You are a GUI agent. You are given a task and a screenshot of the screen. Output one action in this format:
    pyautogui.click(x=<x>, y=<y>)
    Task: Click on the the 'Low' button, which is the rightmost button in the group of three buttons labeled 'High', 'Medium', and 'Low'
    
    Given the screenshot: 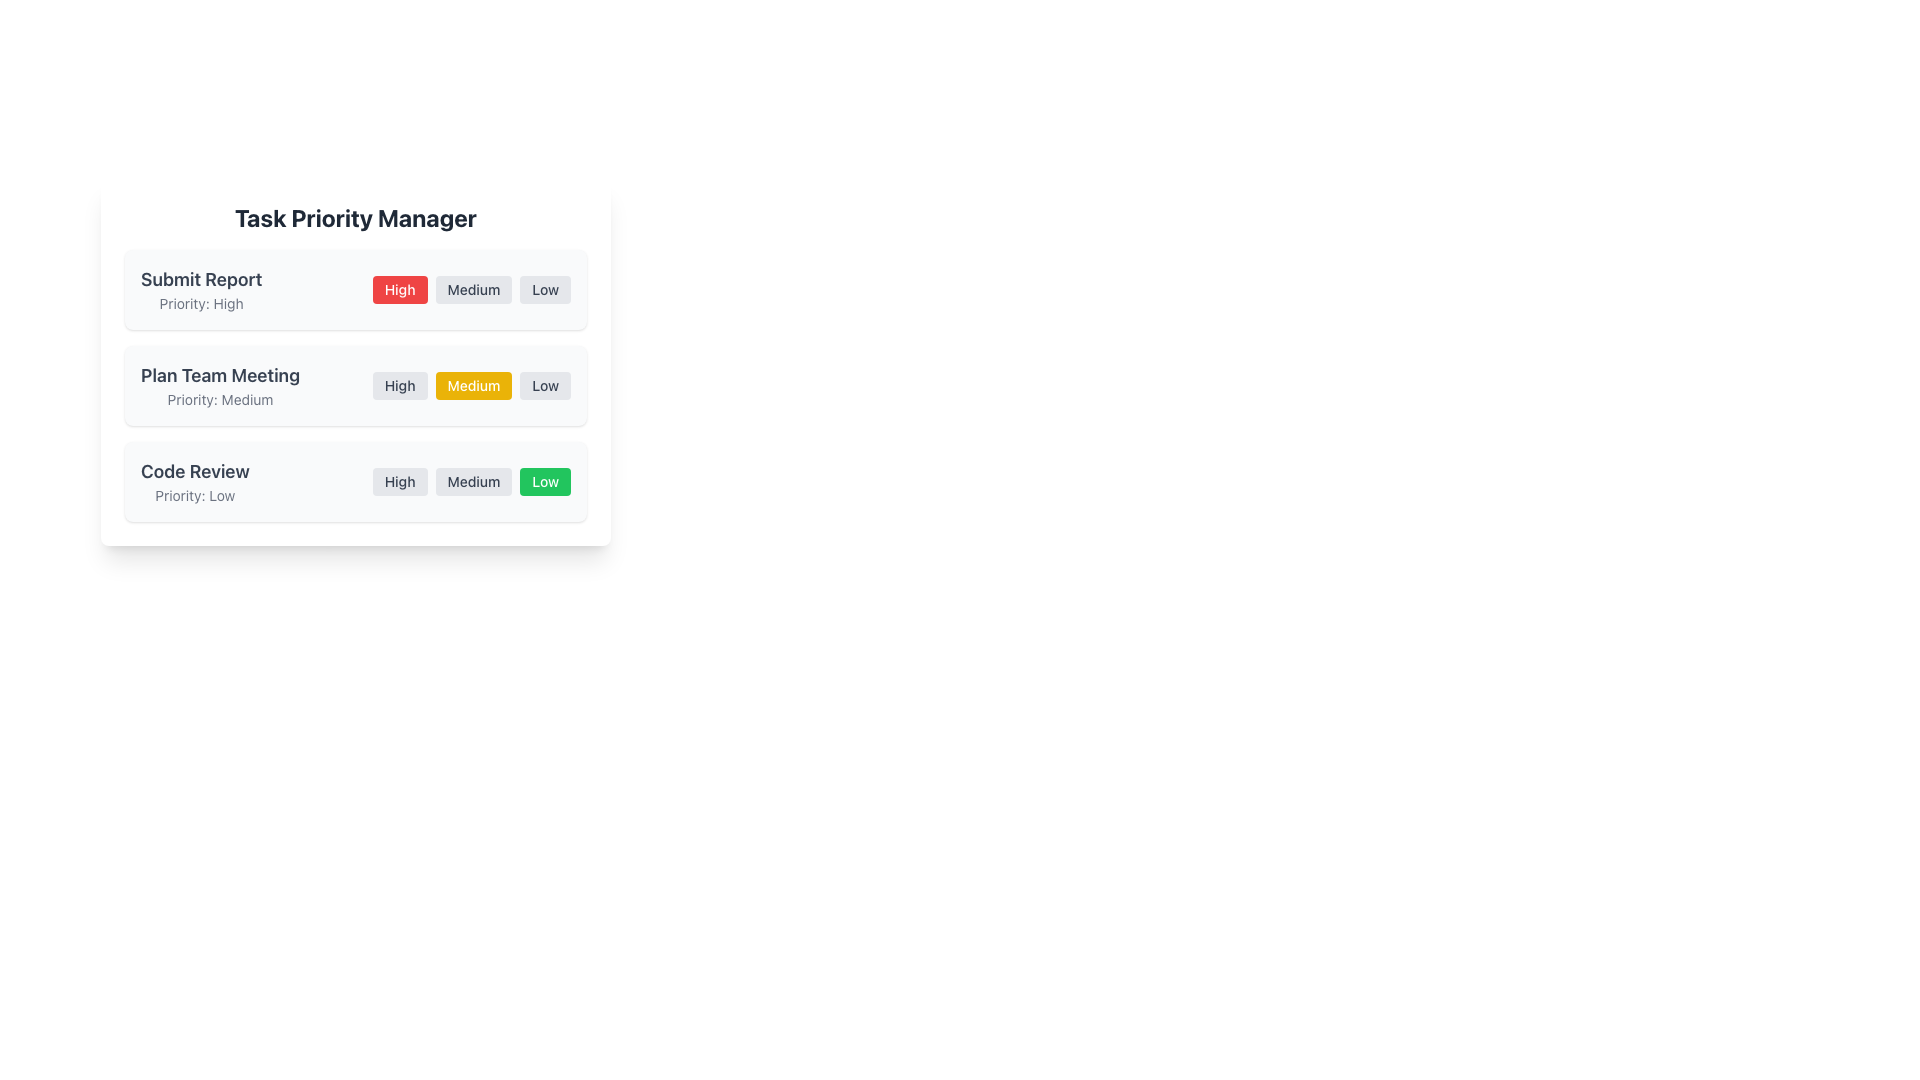 What is the action you would take?
    pyautogui.click(x=545, y=385)
    